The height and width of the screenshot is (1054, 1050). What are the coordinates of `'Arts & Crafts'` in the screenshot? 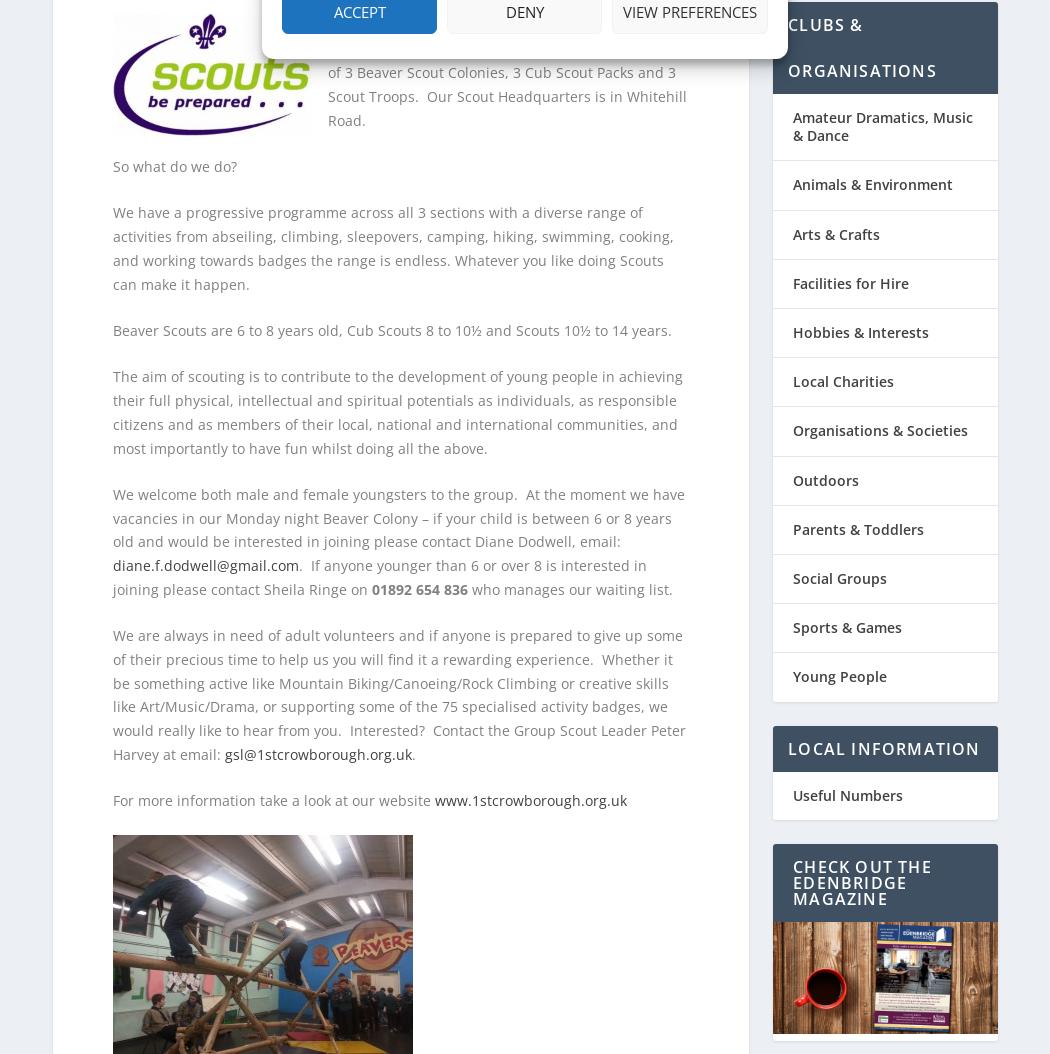 It's located at (836, 223).